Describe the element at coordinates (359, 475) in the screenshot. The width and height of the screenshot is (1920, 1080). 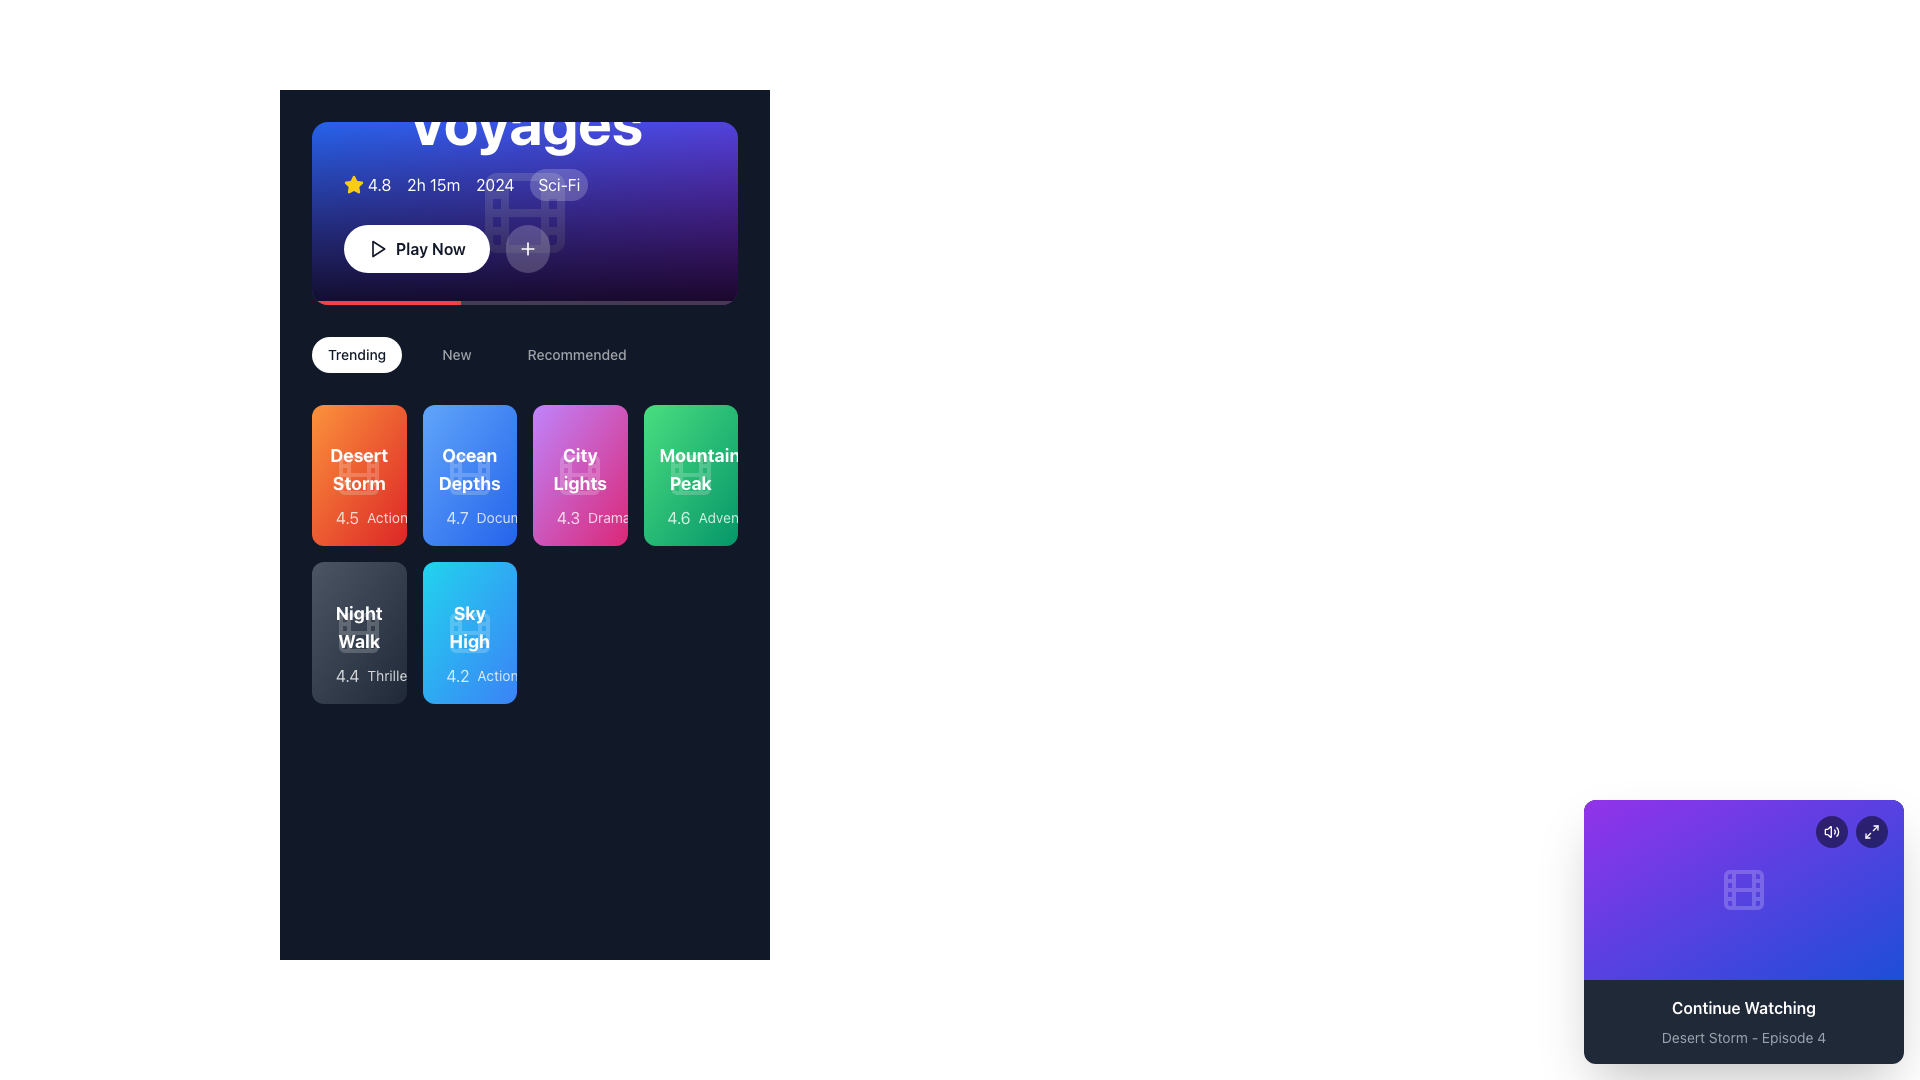
I see `the rectangular graphic with rounded corners that serves as a frame within the film reel icon, located in the first card titled 'Desert Storm'` at that location.